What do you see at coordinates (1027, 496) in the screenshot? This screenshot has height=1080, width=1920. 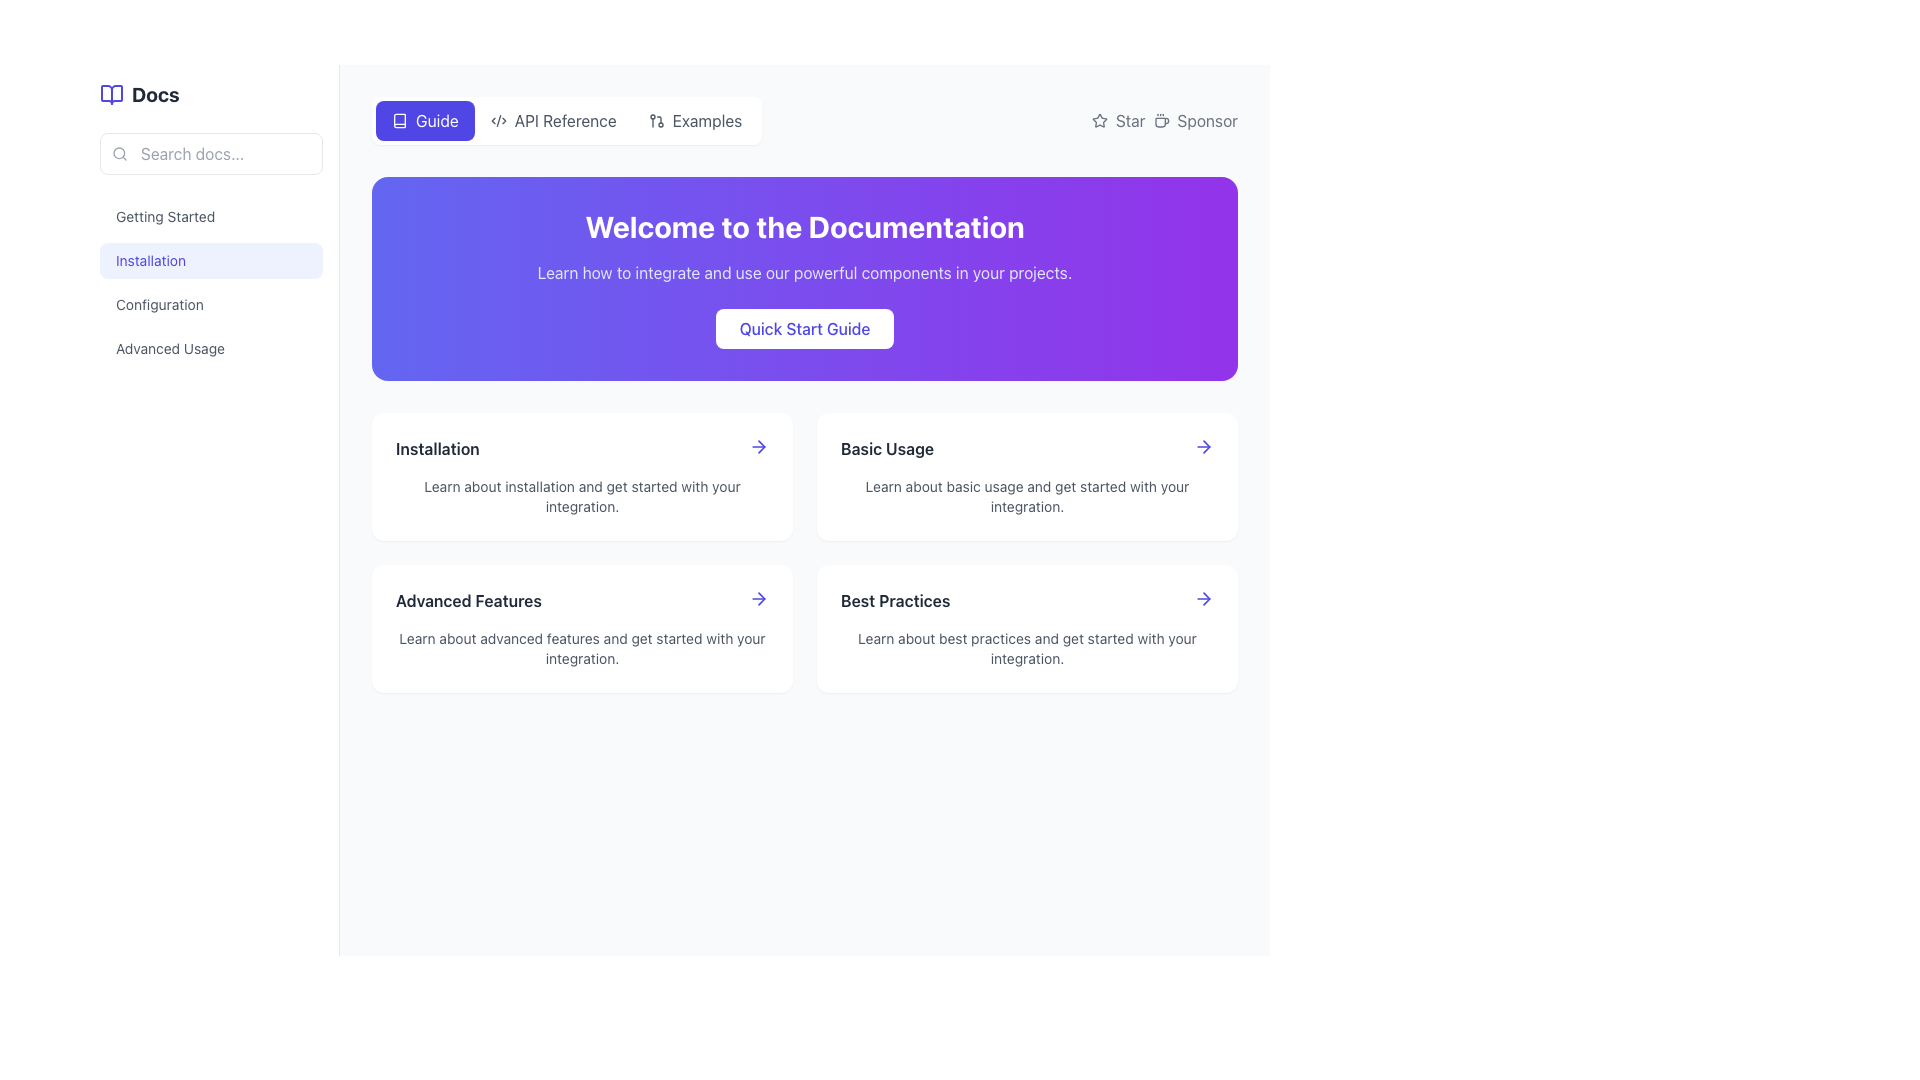 I see `descriptive information provided in the Text block located within the 'Basic Usage' card, which is situated in the second column of a grid structure, below the header text` at bounding box center [1027, 496].